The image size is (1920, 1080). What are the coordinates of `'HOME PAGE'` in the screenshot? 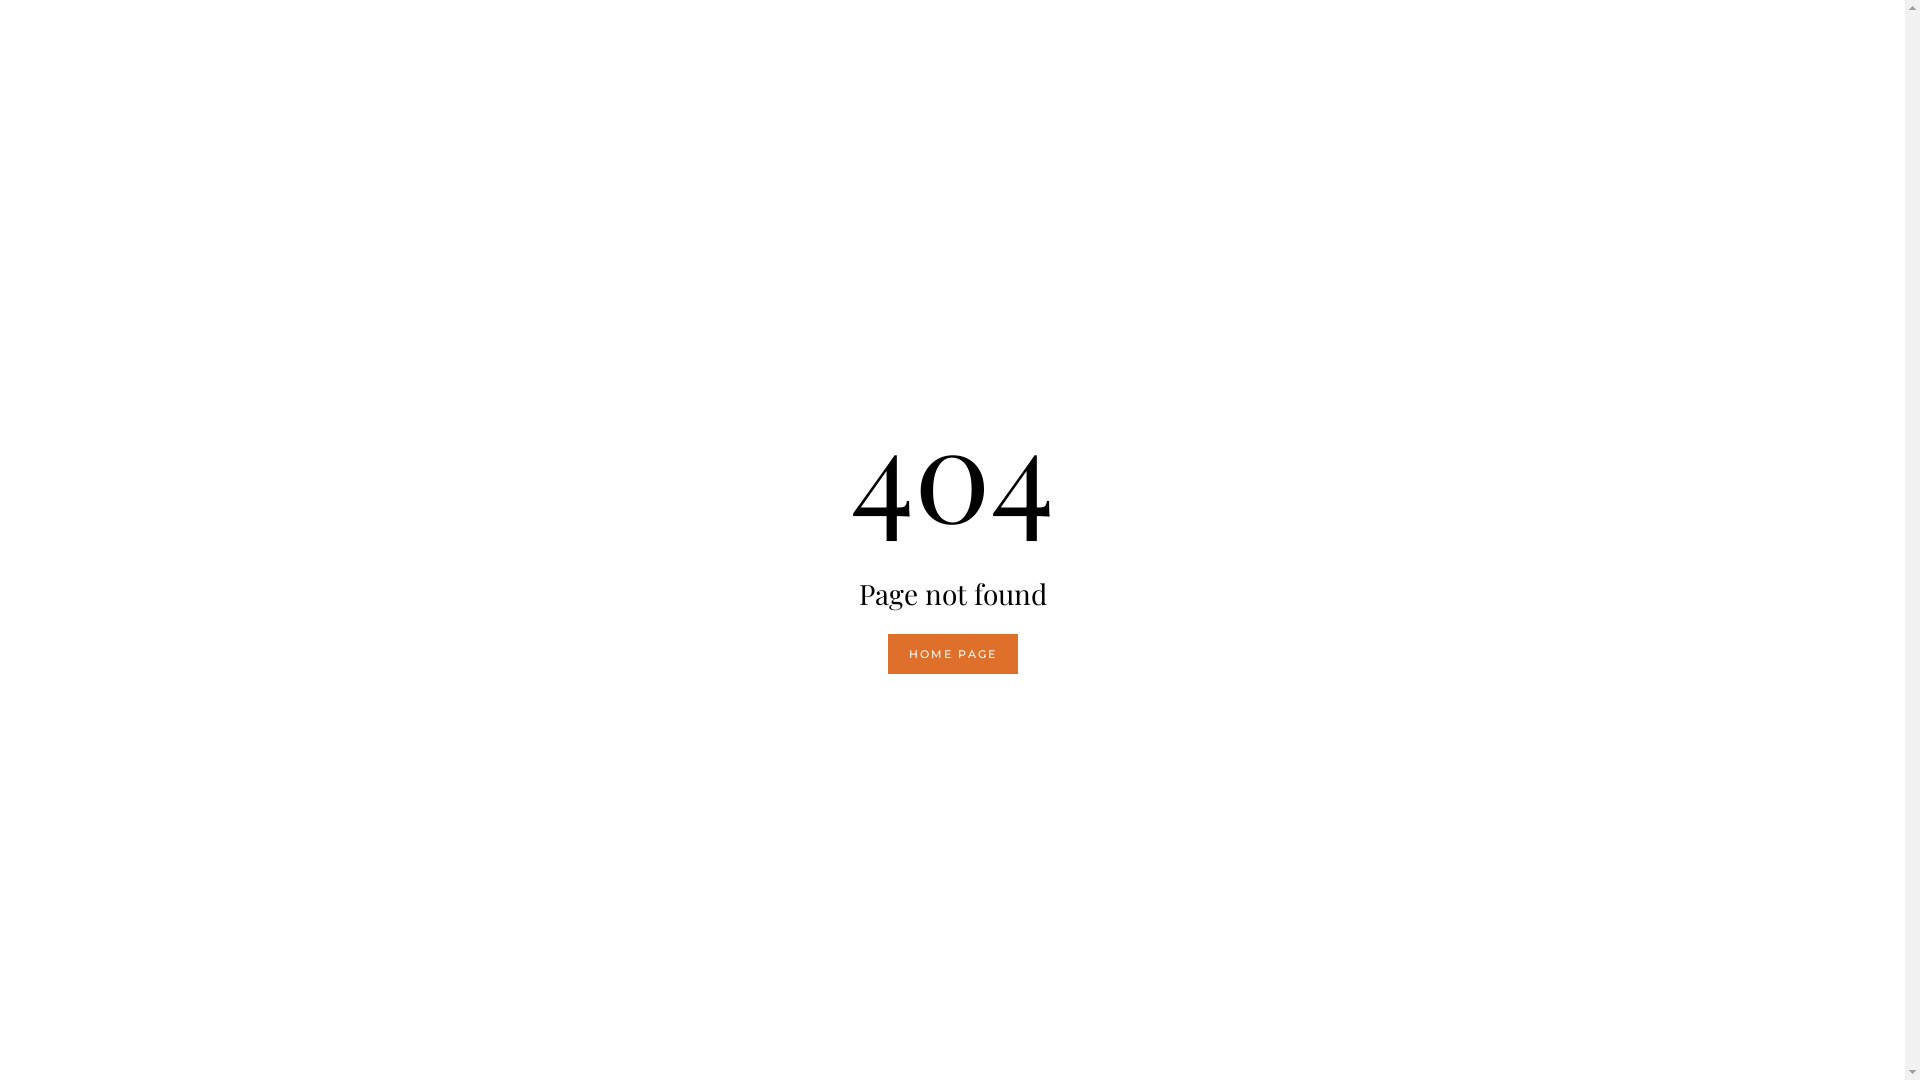 It's located at (952, 654).